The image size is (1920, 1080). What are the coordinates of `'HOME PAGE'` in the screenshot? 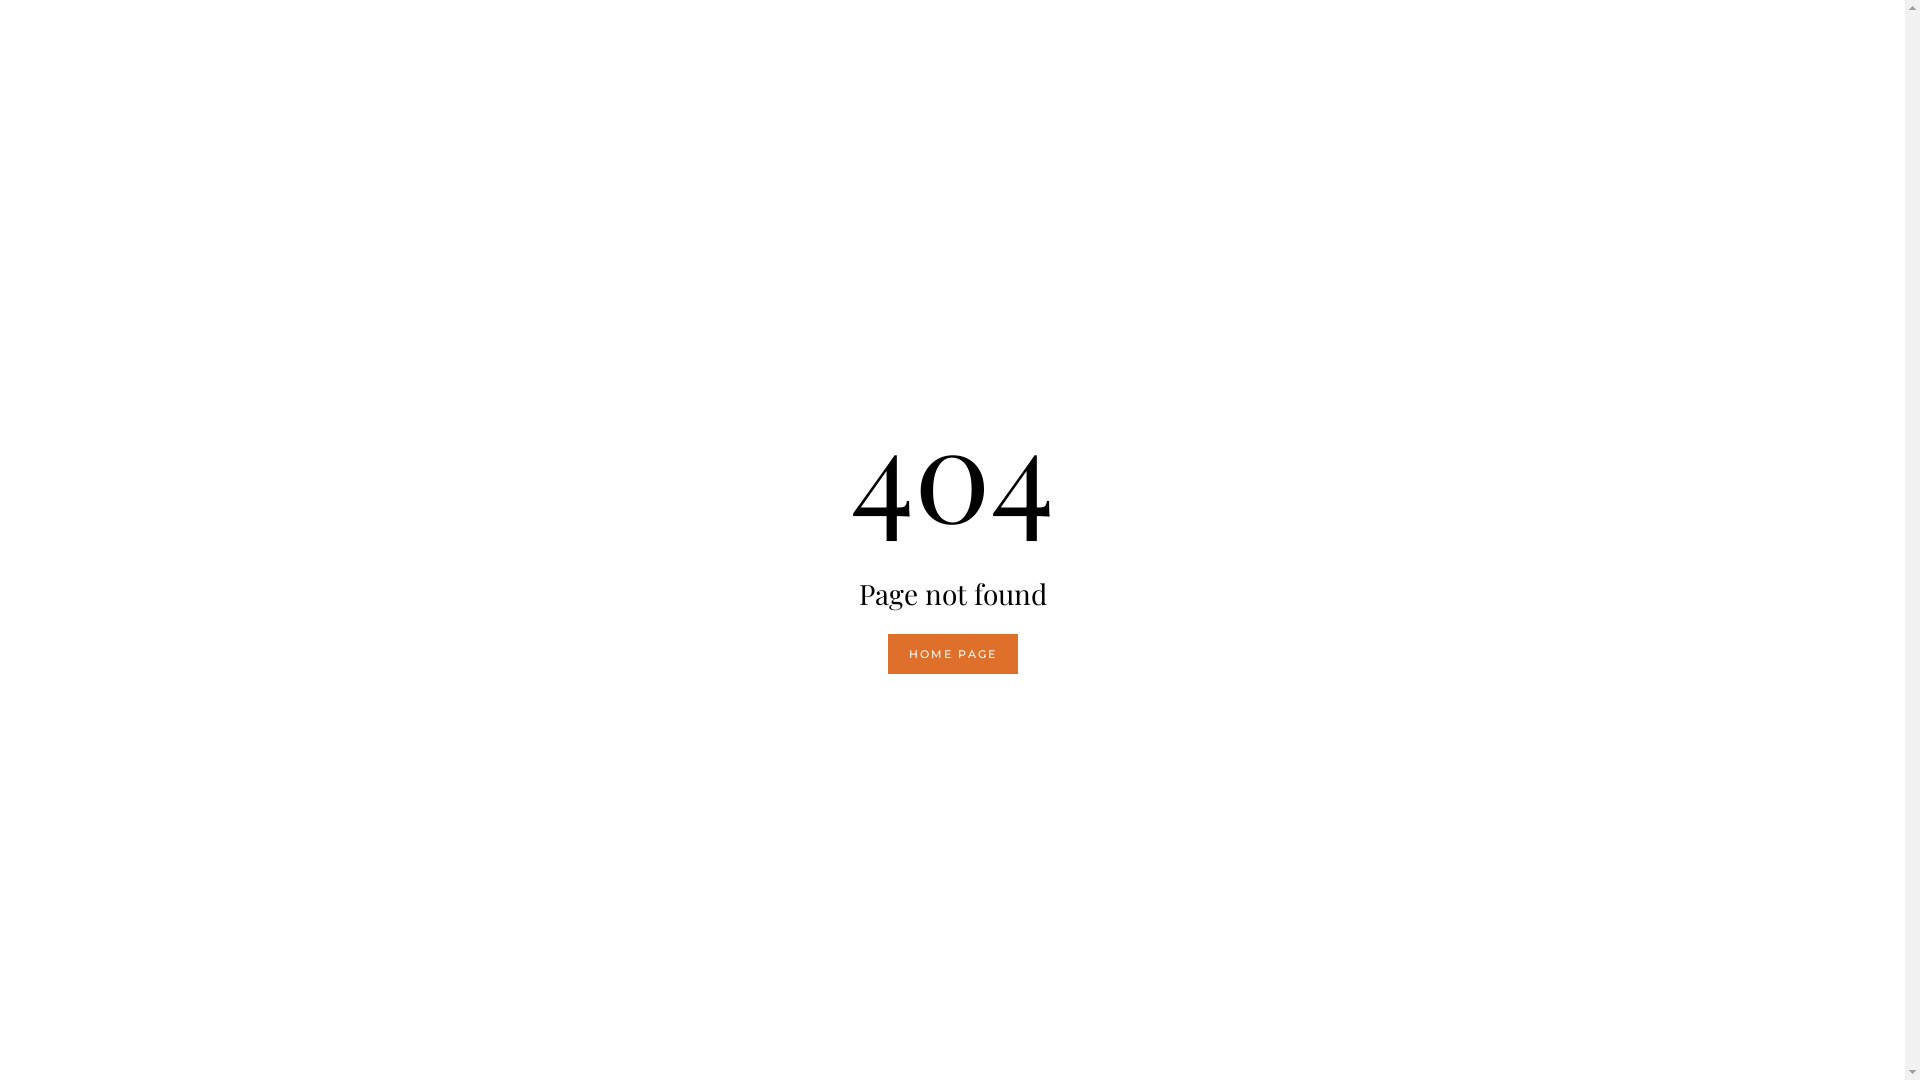 It's located at (952, 654).